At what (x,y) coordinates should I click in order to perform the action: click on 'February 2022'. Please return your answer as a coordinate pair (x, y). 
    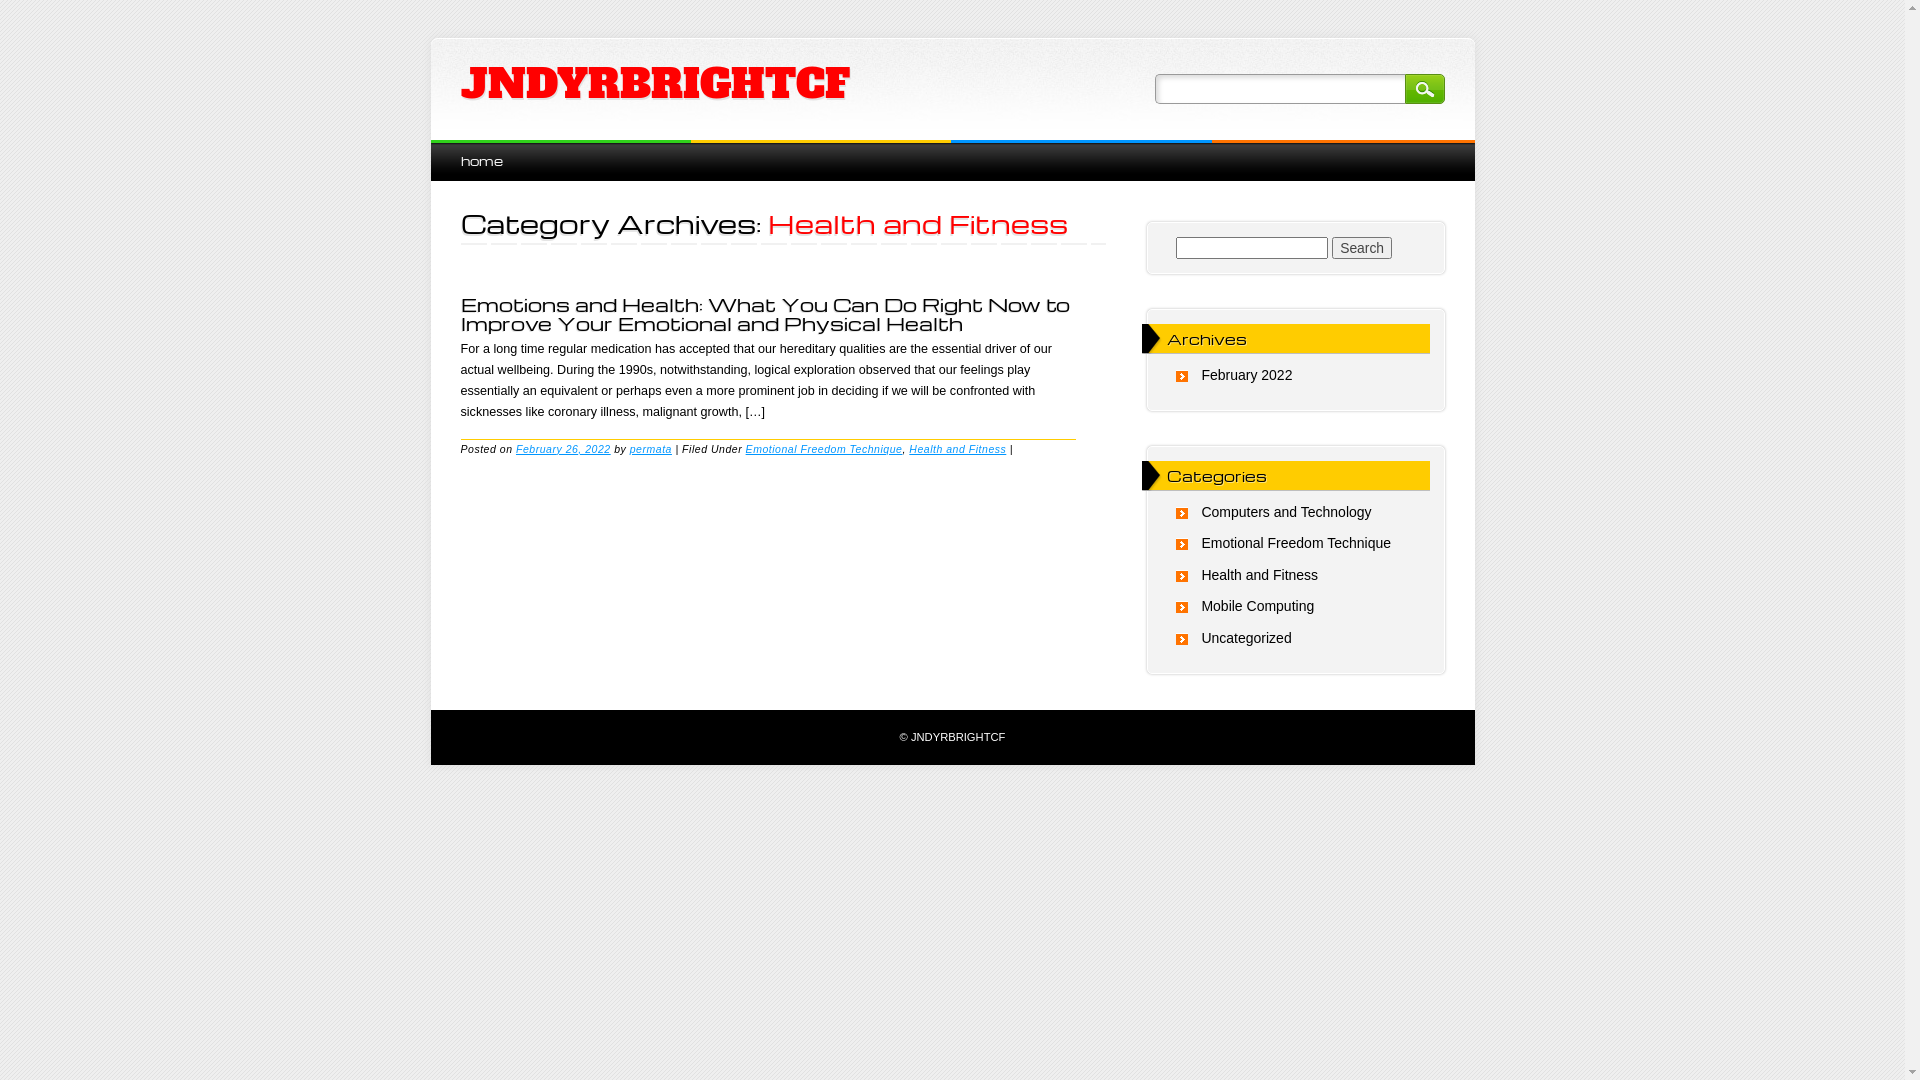
    Looking at the image, I should click on (1245, 374).